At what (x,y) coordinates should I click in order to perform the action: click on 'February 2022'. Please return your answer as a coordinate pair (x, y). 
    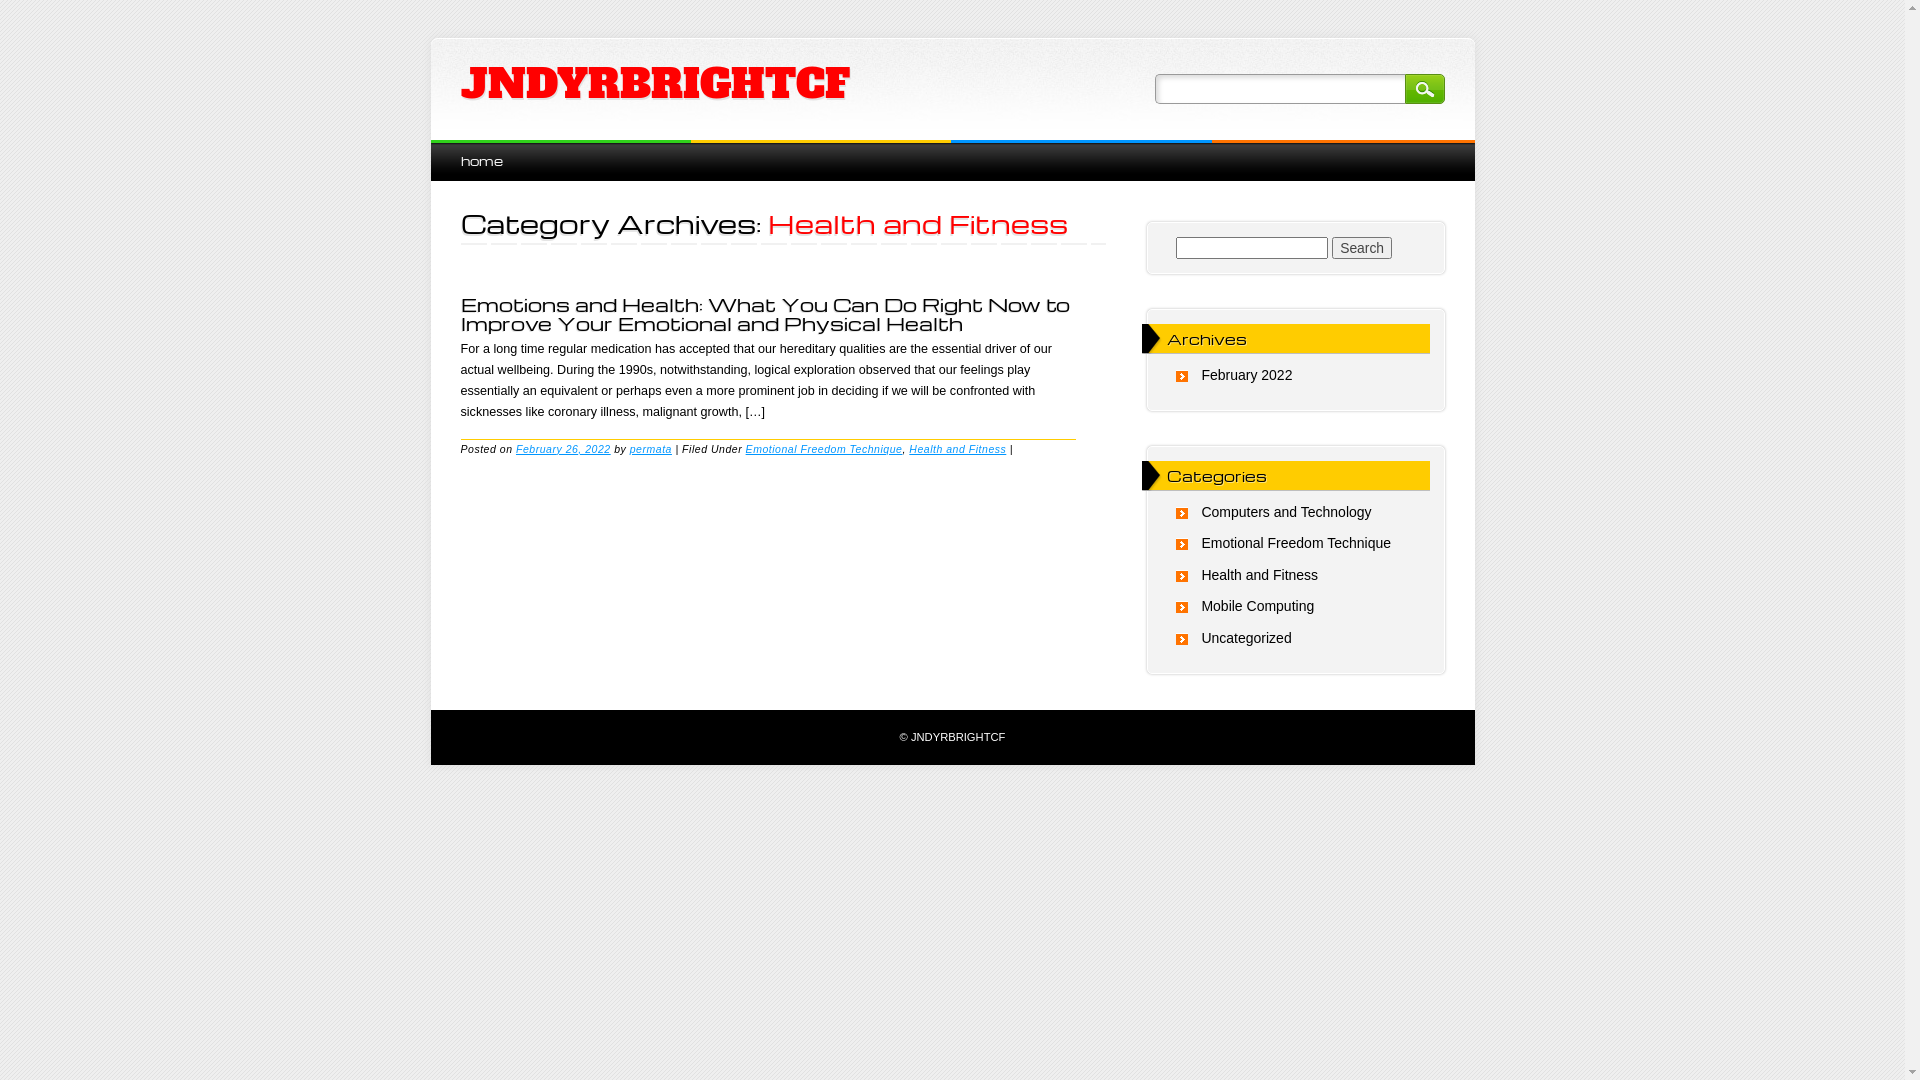
    Looking at the image, I should click on (1245, 374).